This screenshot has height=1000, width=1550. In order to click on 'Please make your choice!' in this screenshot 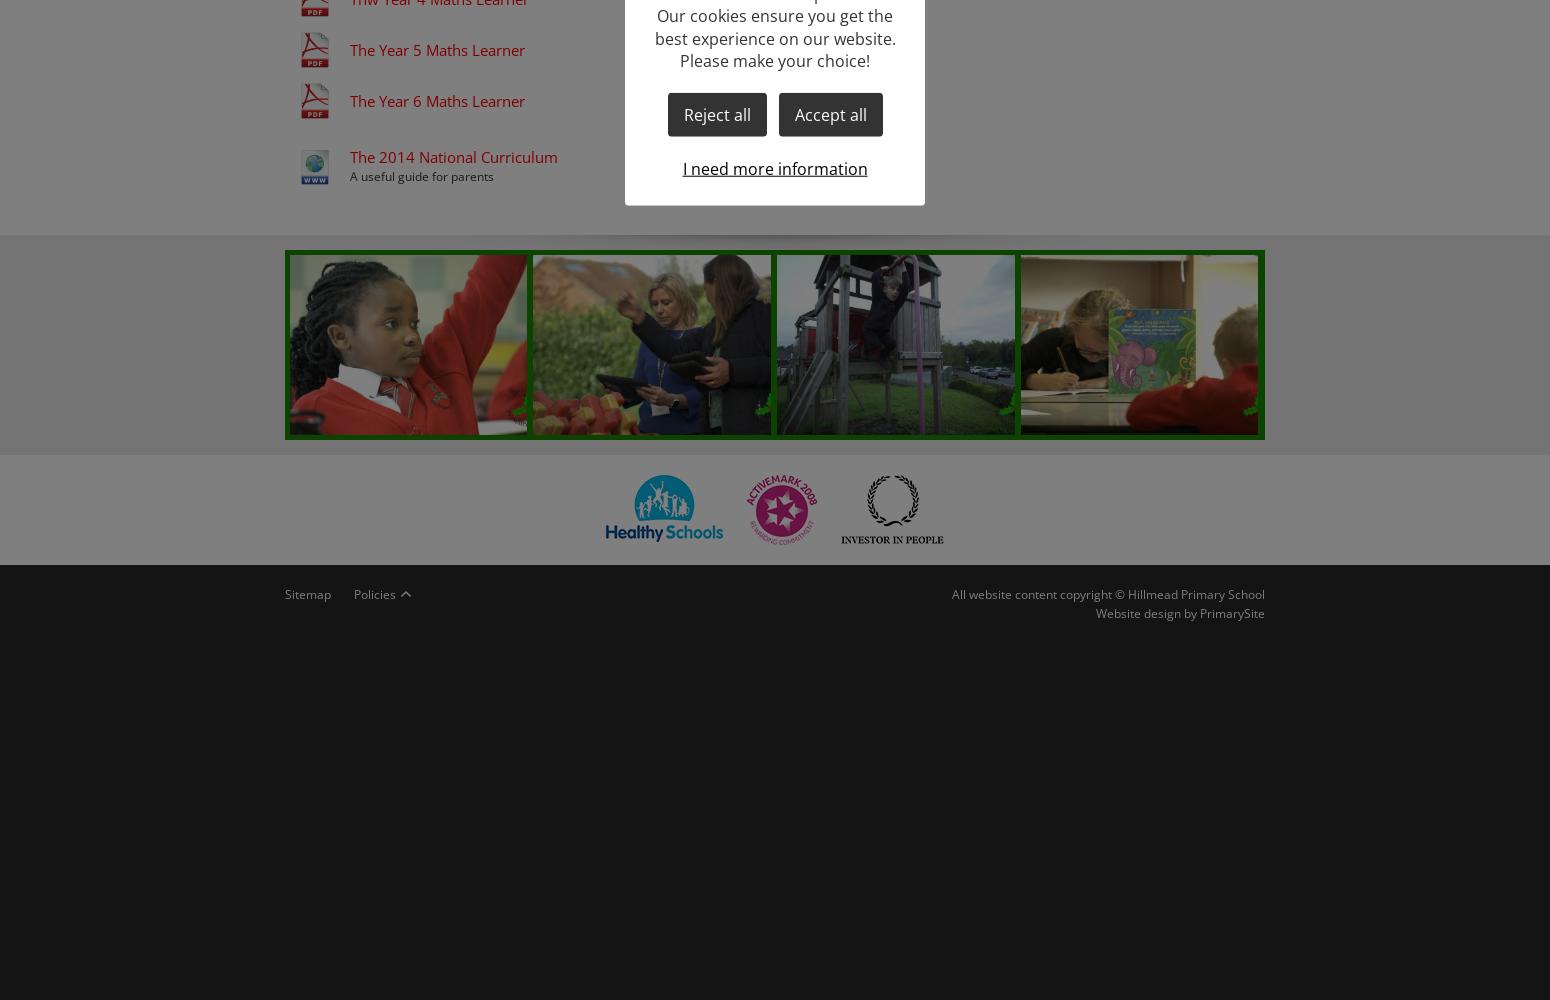, I will do `click(775, 60)`.